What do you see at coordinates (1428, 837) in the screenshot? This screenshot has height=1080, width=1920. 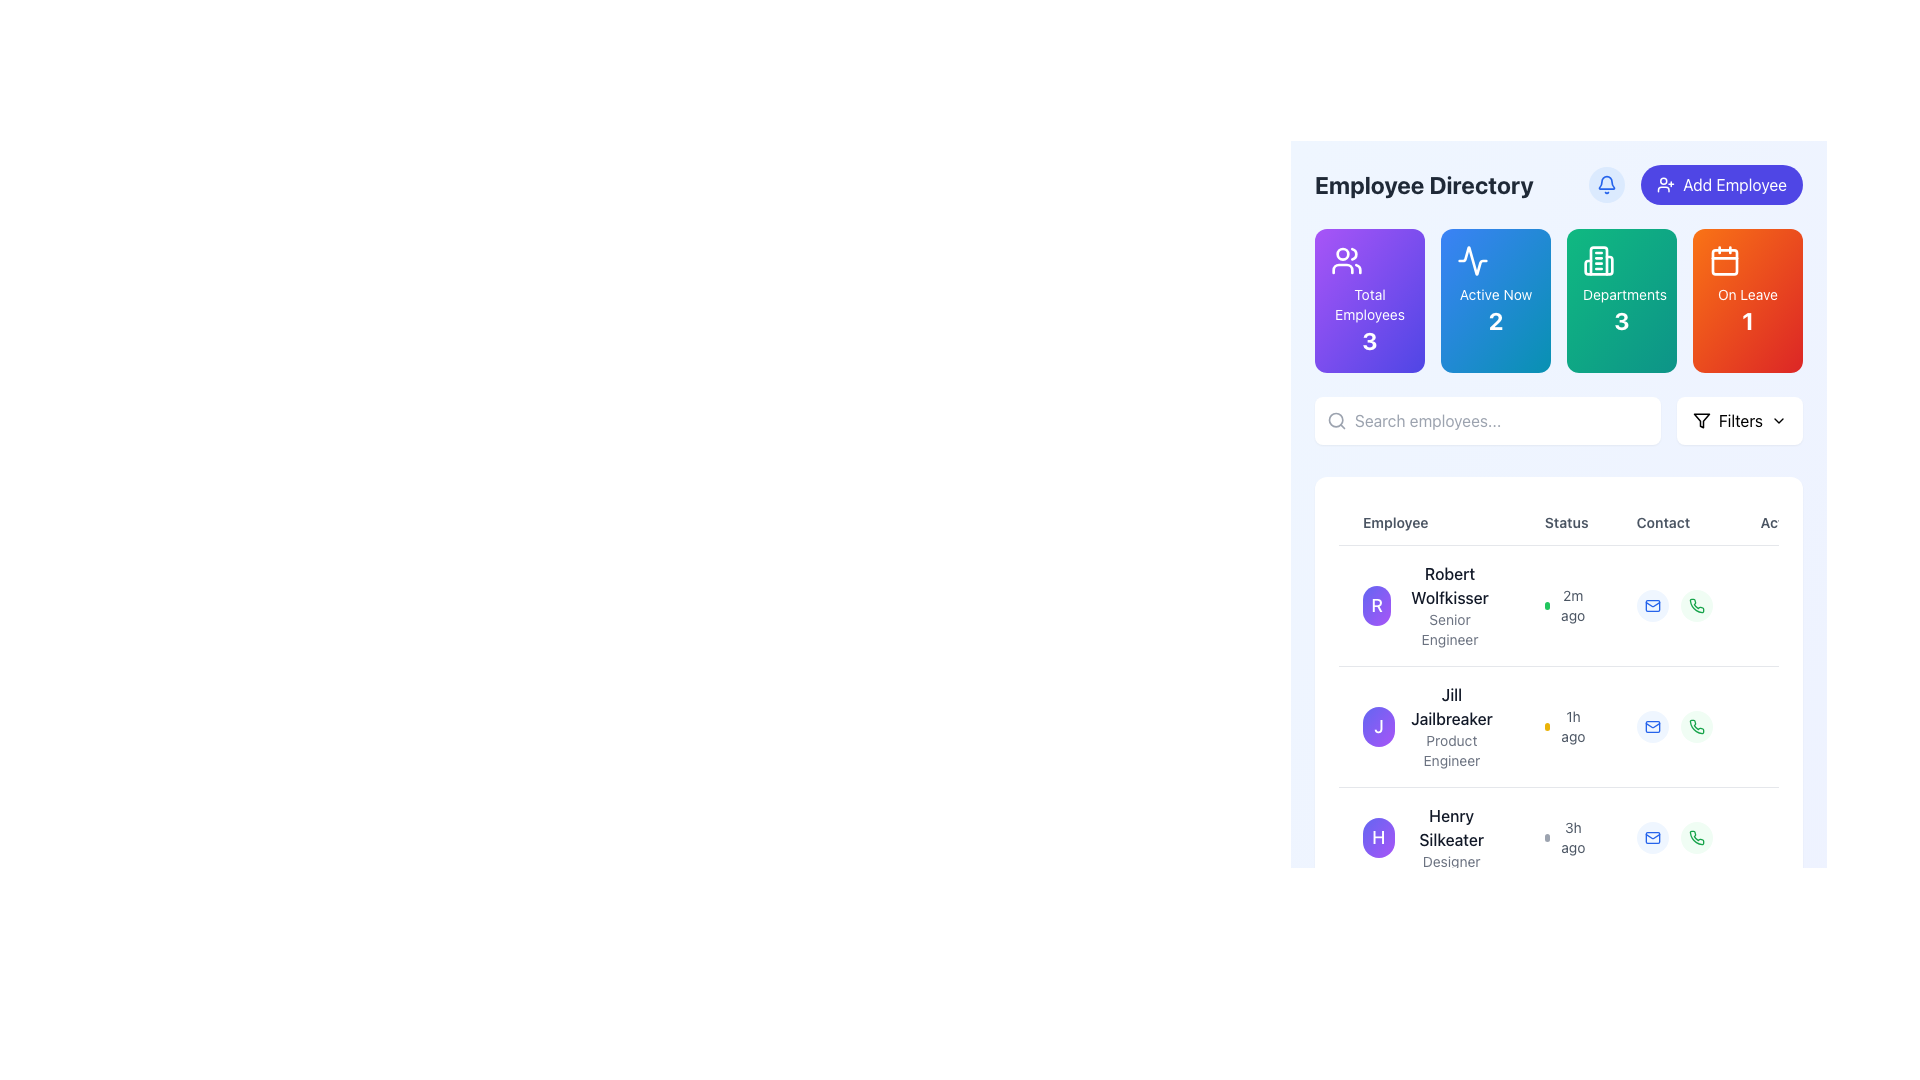 I see `the Text and avatar combination component displaying employee details, located as the third entry below 'Robert Wolfkisser' and 'Jill Jailbreaker'` at bounding box center [1428, 837].